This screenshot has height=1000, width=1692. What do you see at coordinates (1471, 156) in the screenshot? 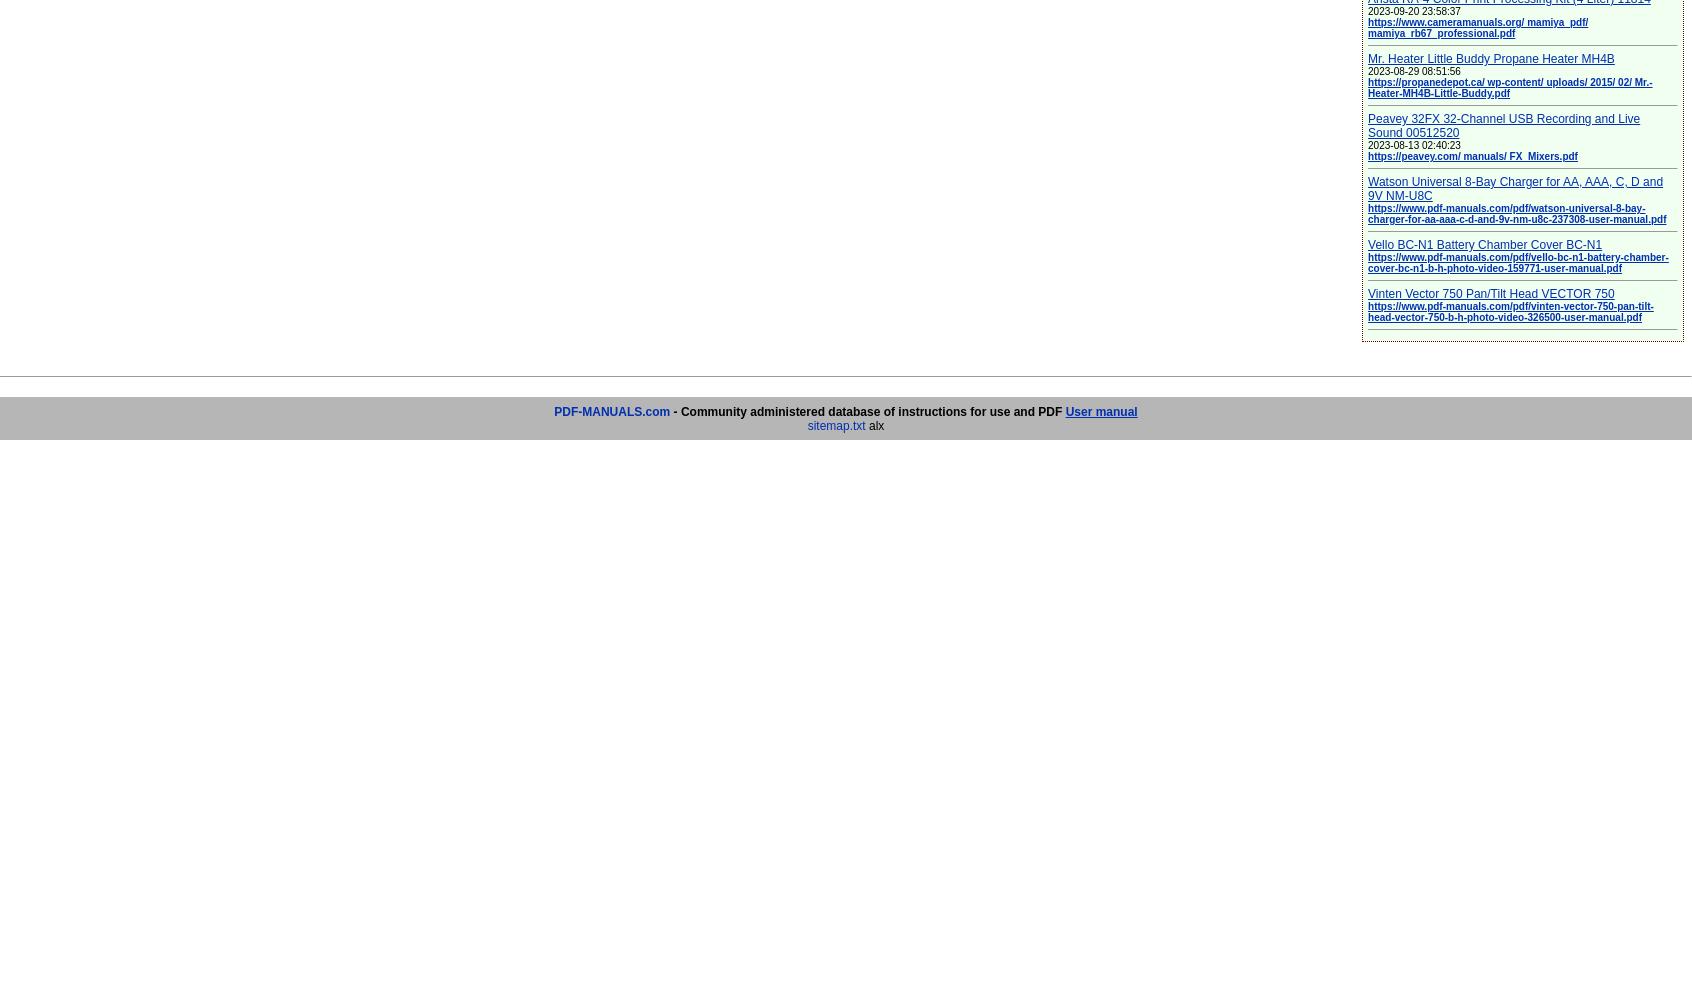
I see `'https://peavey.com/ manuals/ FX_Mixers.pdf'` at bounding box center [1471, 156].